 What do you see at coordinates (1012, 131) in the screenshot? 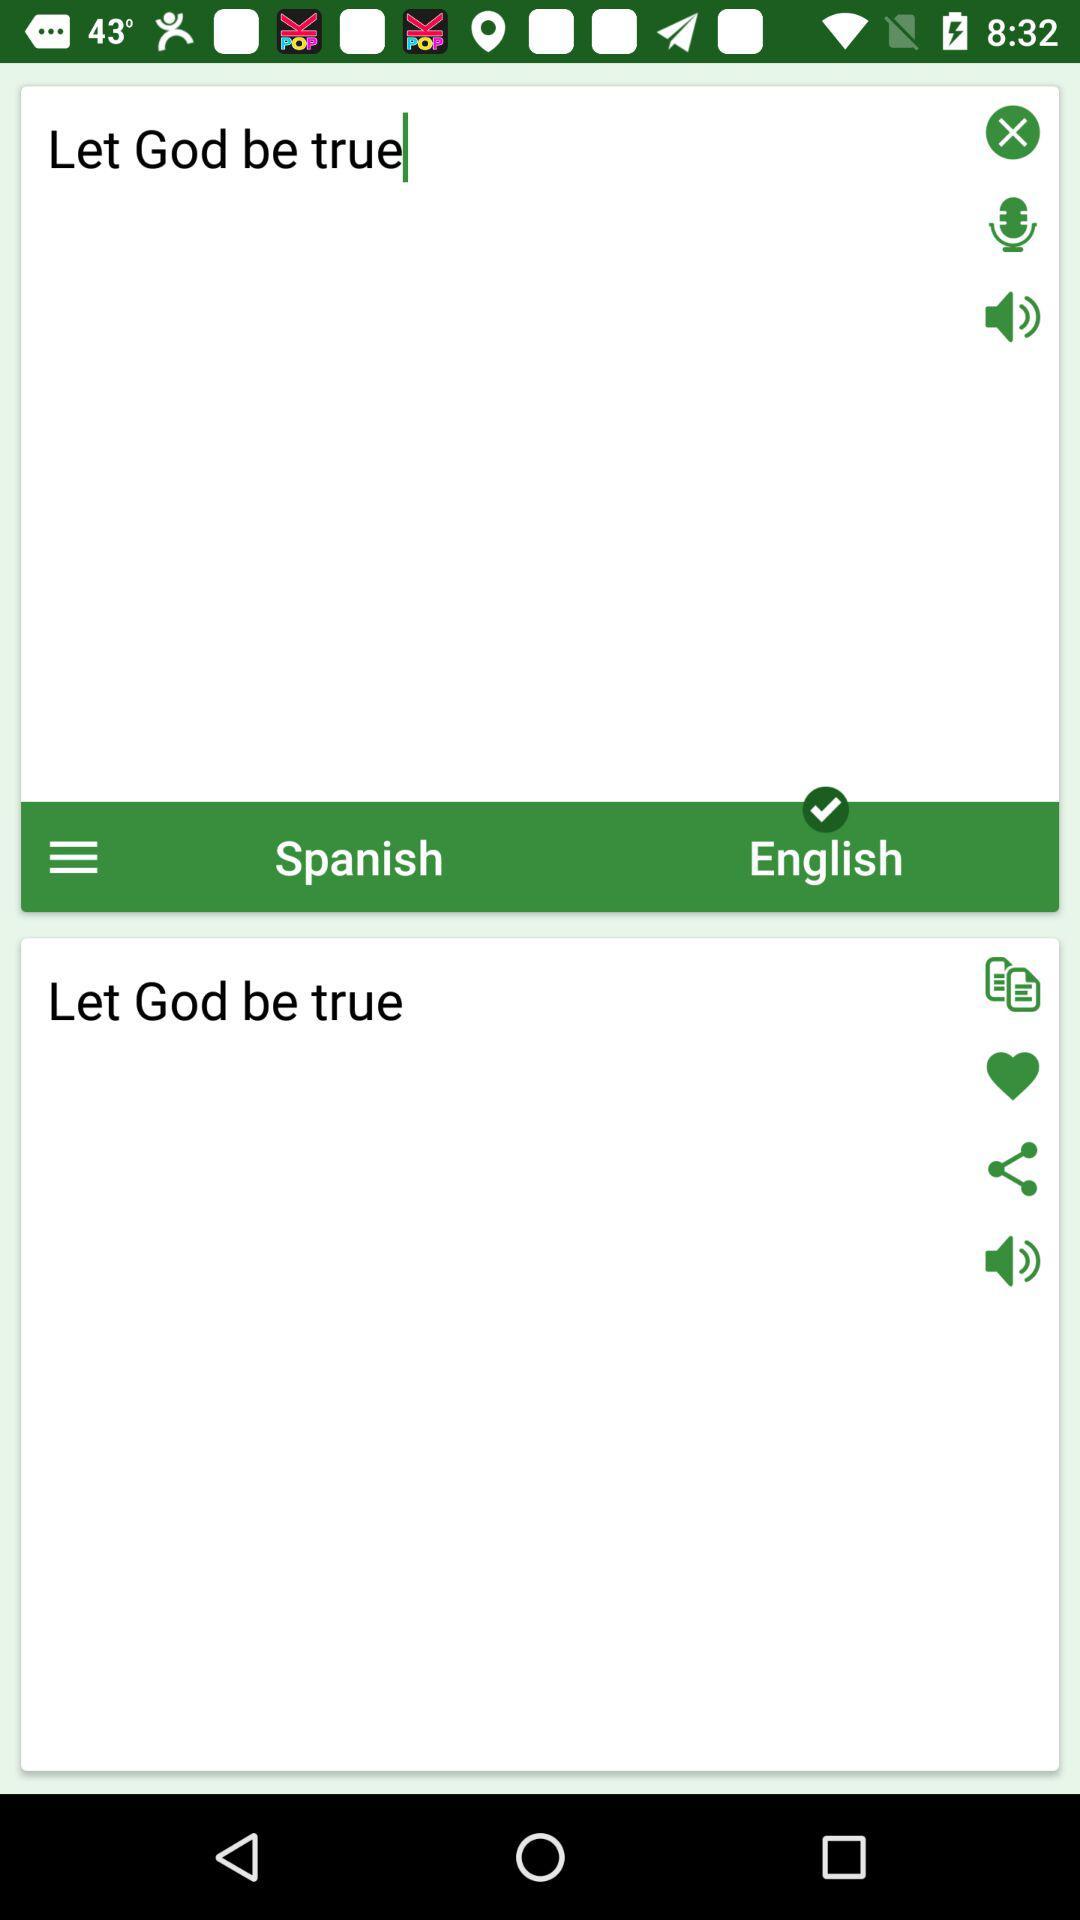
I see `close` at bounding box center [1012, 131].